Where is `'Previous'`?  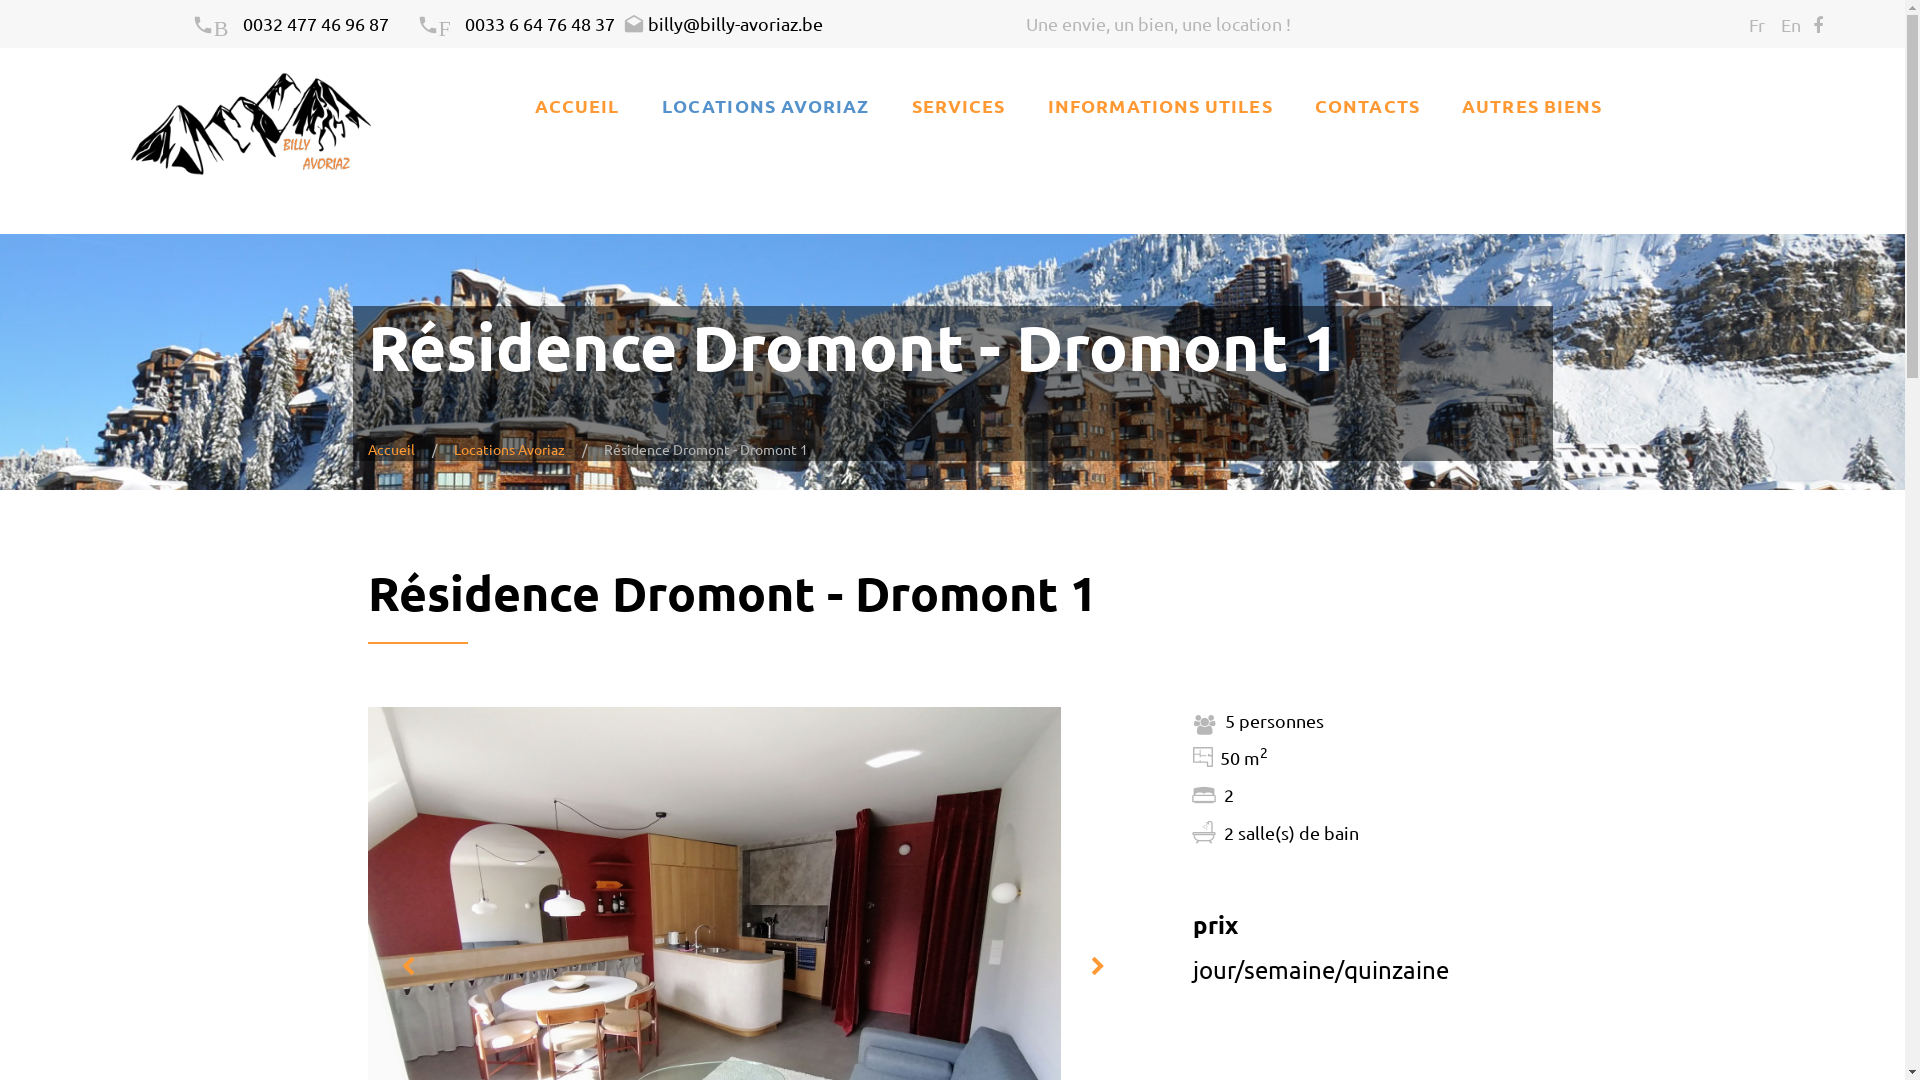
'Previous' is located at coordinates (406, 966).